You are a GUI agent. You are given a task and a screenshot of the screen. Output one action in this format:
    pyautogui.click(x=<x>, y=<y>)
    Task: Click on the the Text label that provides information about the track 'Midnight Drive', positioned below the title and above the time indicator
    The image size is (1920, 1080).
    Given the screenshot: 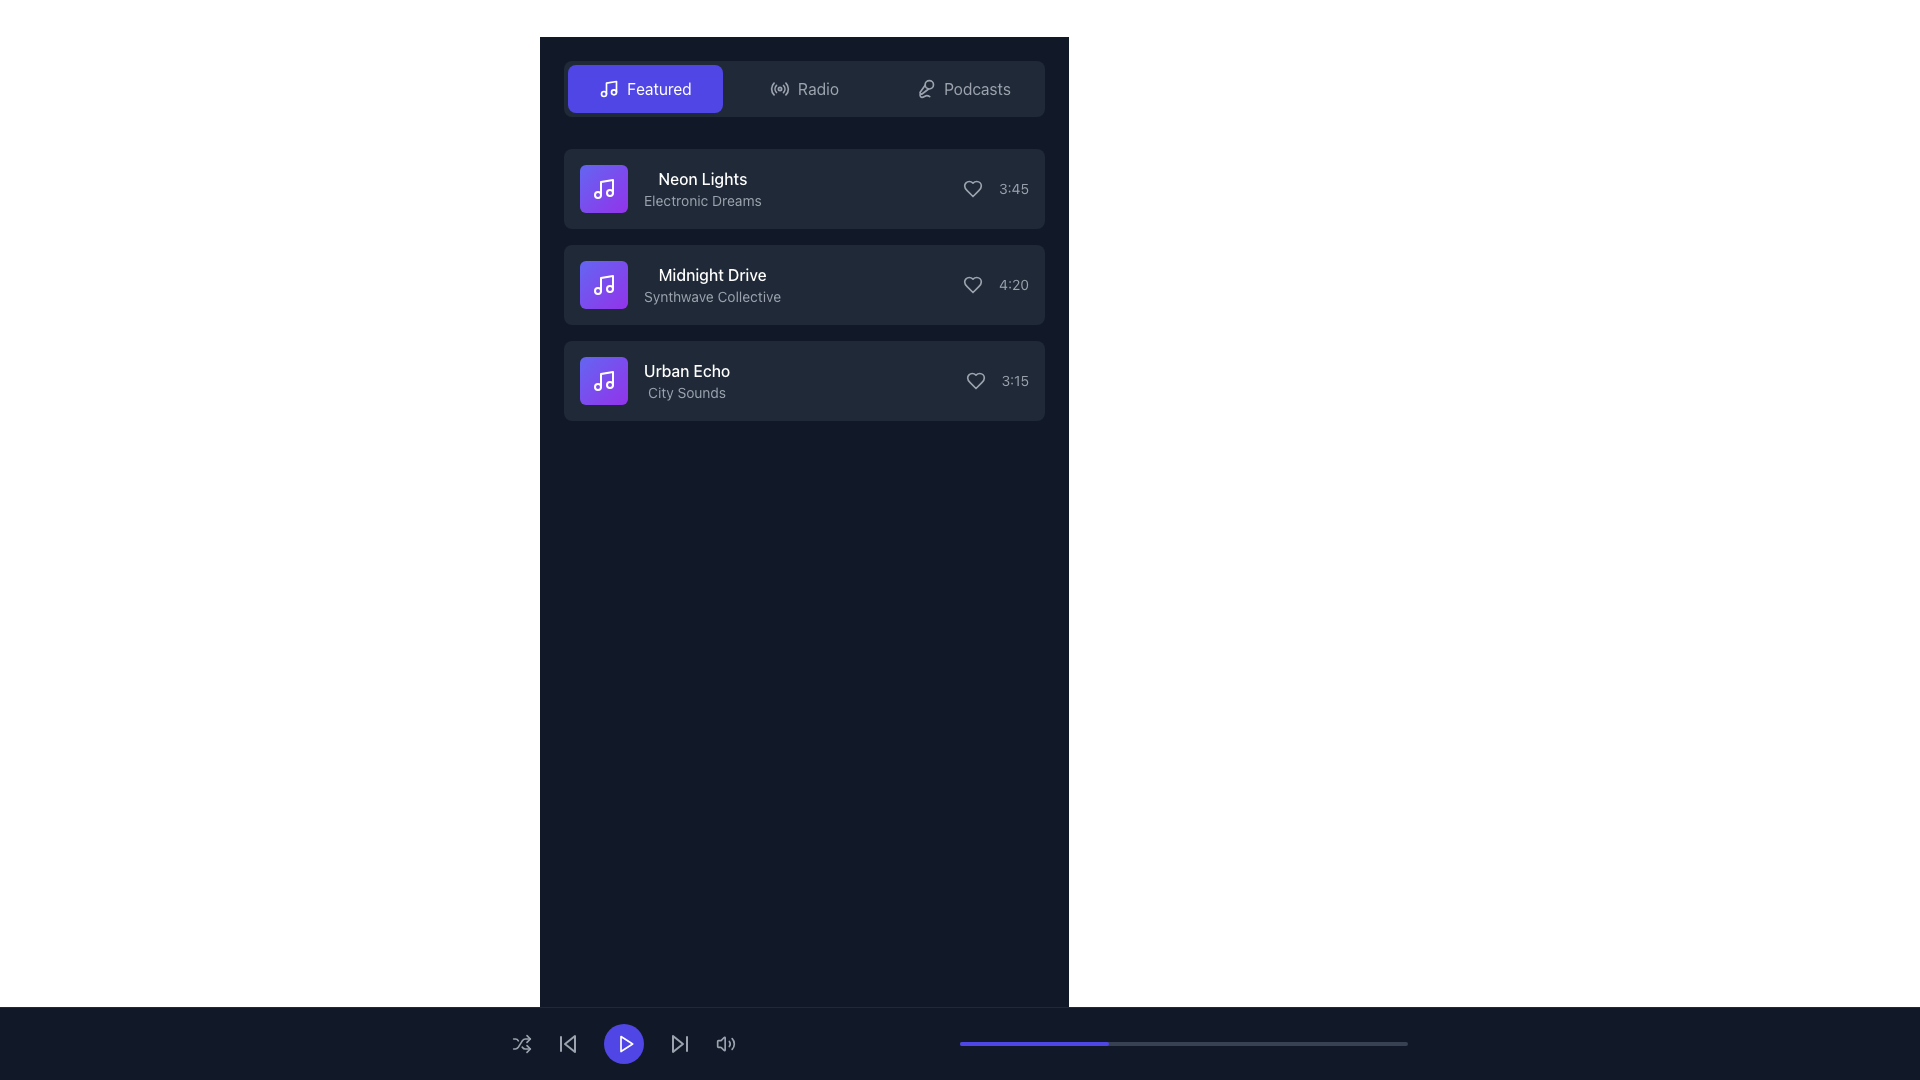 What is the action you would take?
    pyautogui.click(x=712, y=297)
    